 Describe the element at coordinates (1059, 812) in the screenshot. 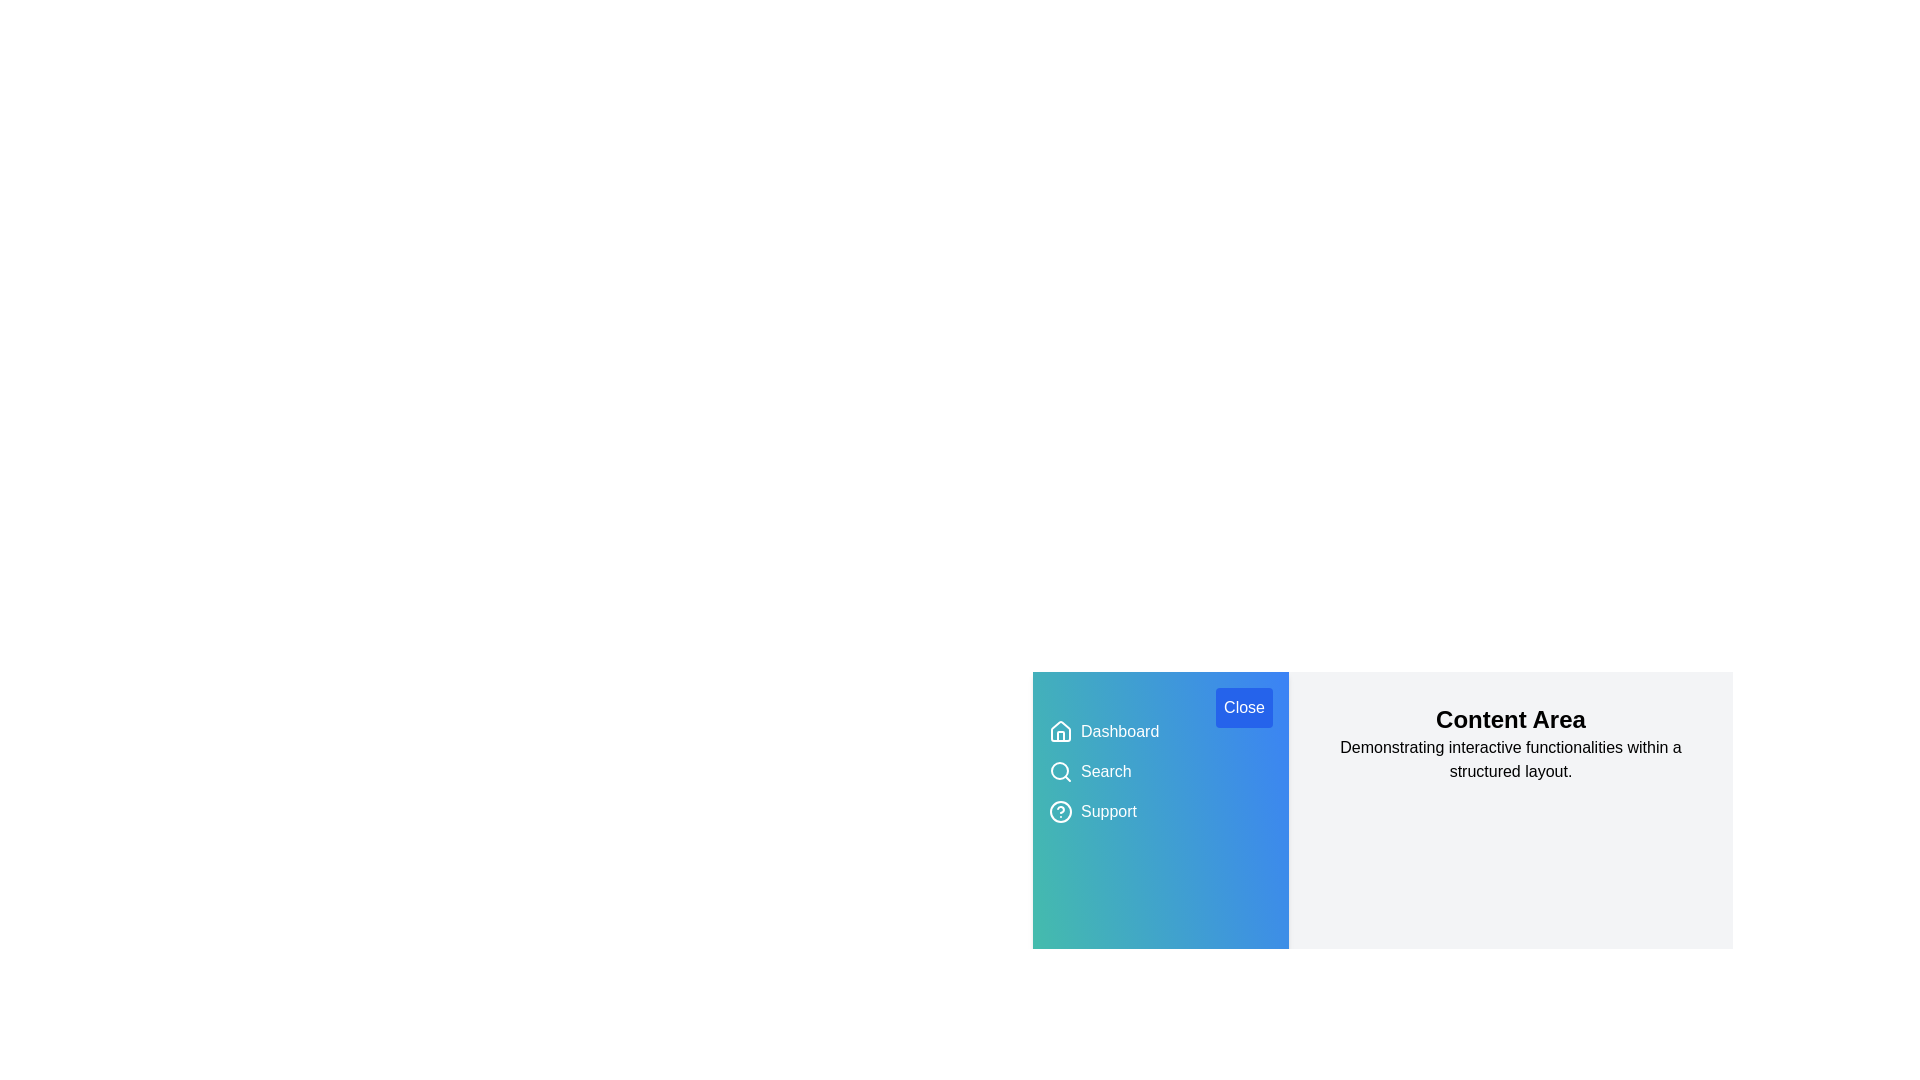

I see `the icon corresponding to Support to interact with it` at that location.